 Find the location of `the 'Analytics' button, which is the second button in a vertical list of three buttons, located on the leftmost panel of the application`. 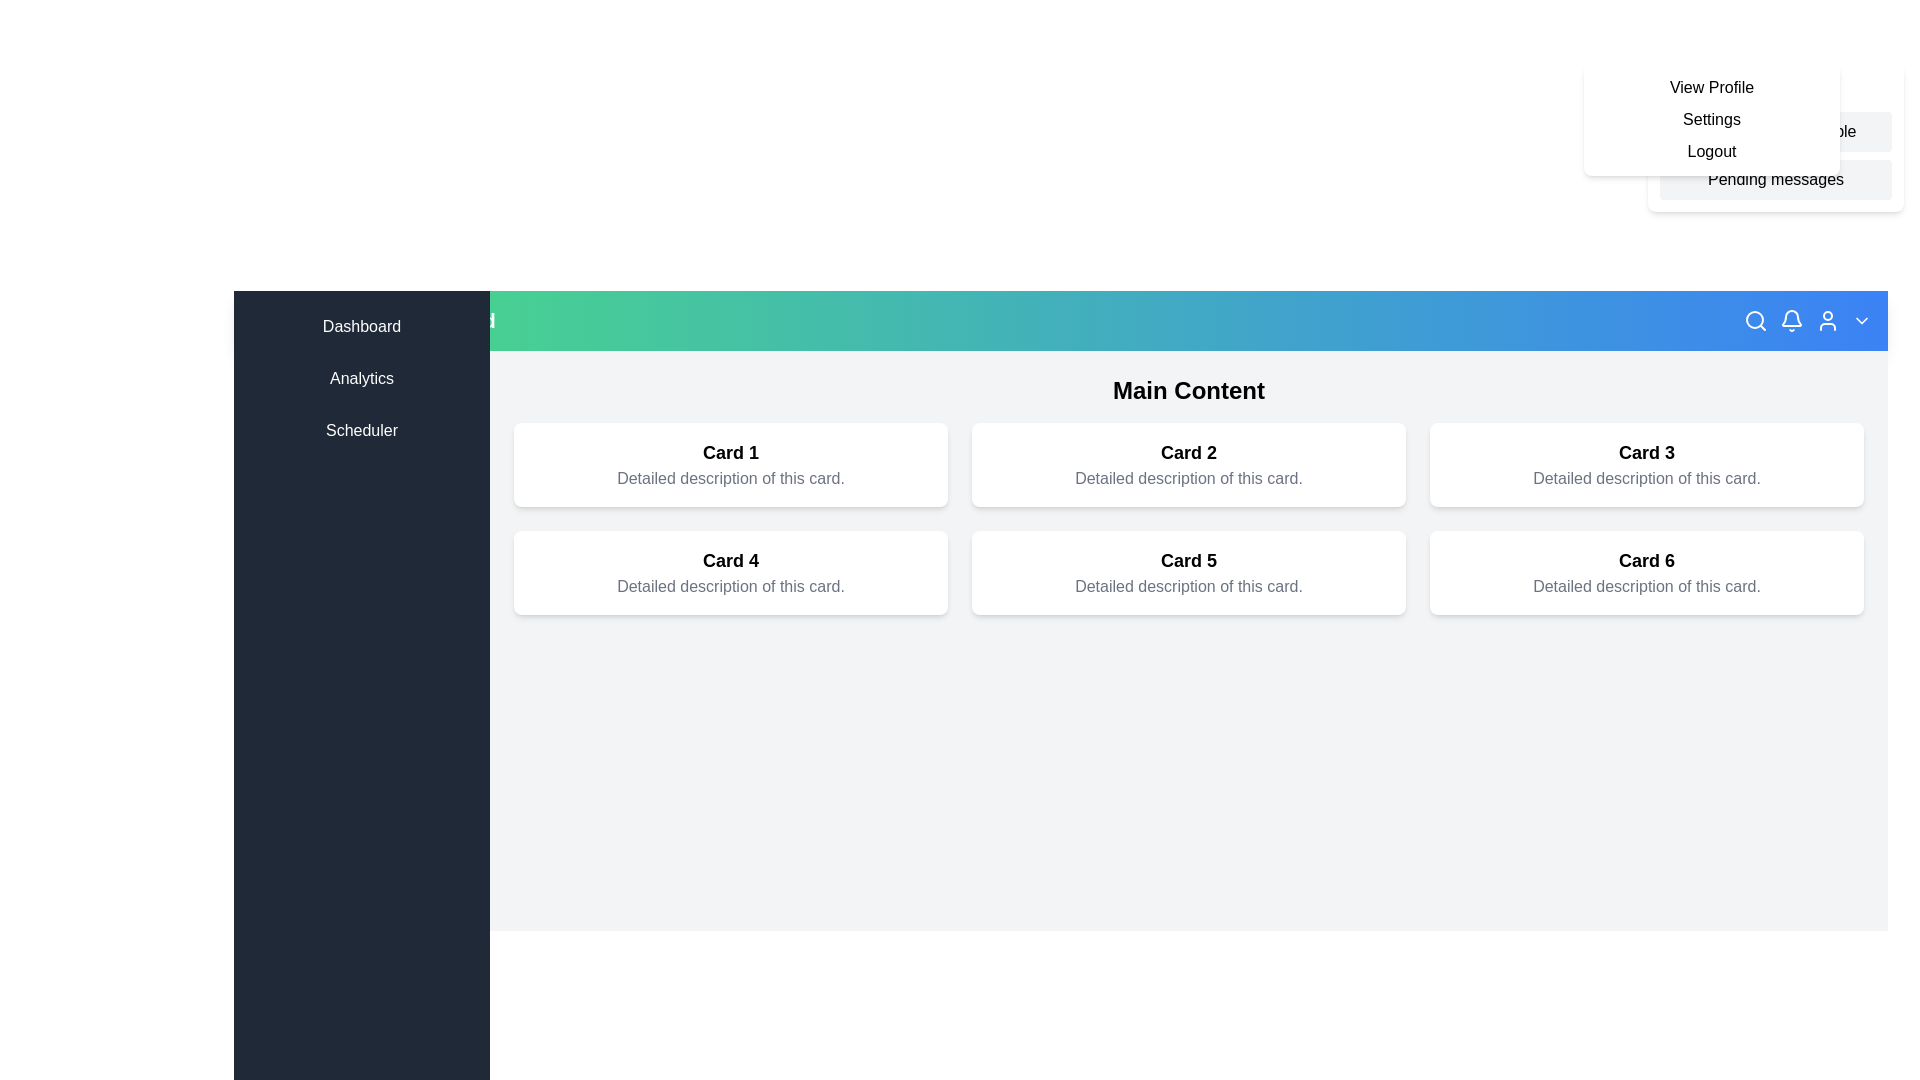

the 'Analytics' button, which is the second button in a vertical list of three buttons, located on the leftmost panel of the application is located at coordinates (361, 378).